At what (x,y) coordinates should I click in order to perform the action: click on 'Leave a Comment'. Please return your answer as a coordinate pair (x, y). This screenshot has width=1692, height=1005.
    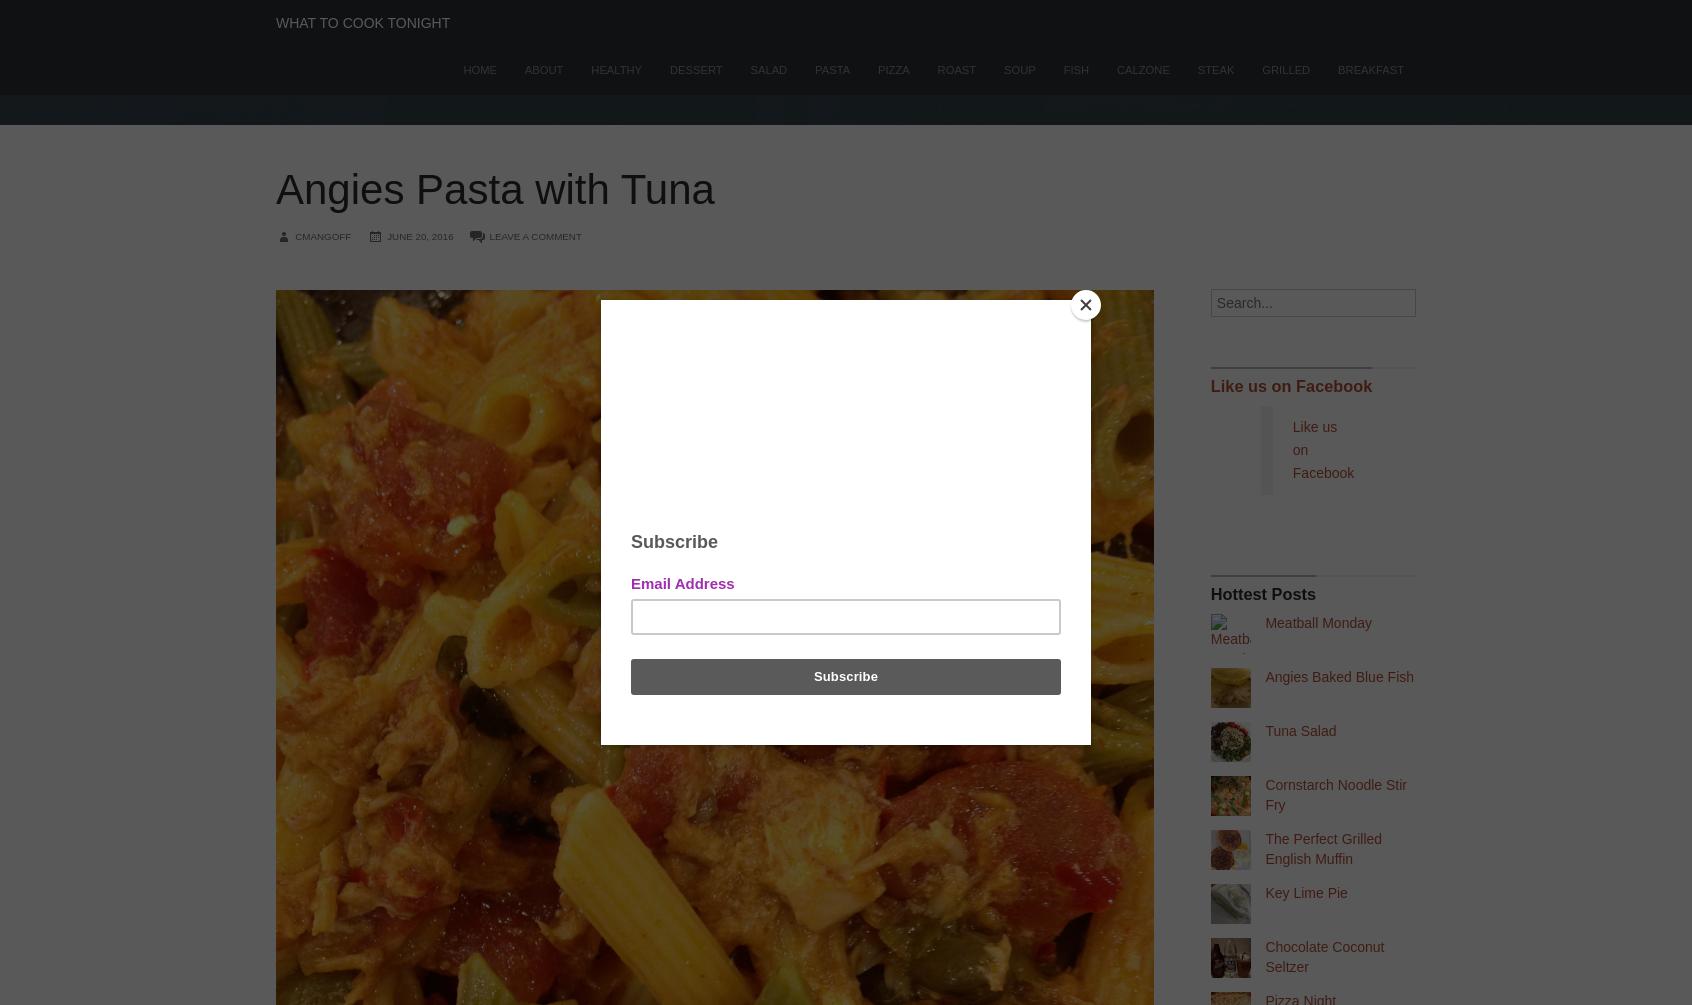
    Looking at the image, I should click on (487, 234).